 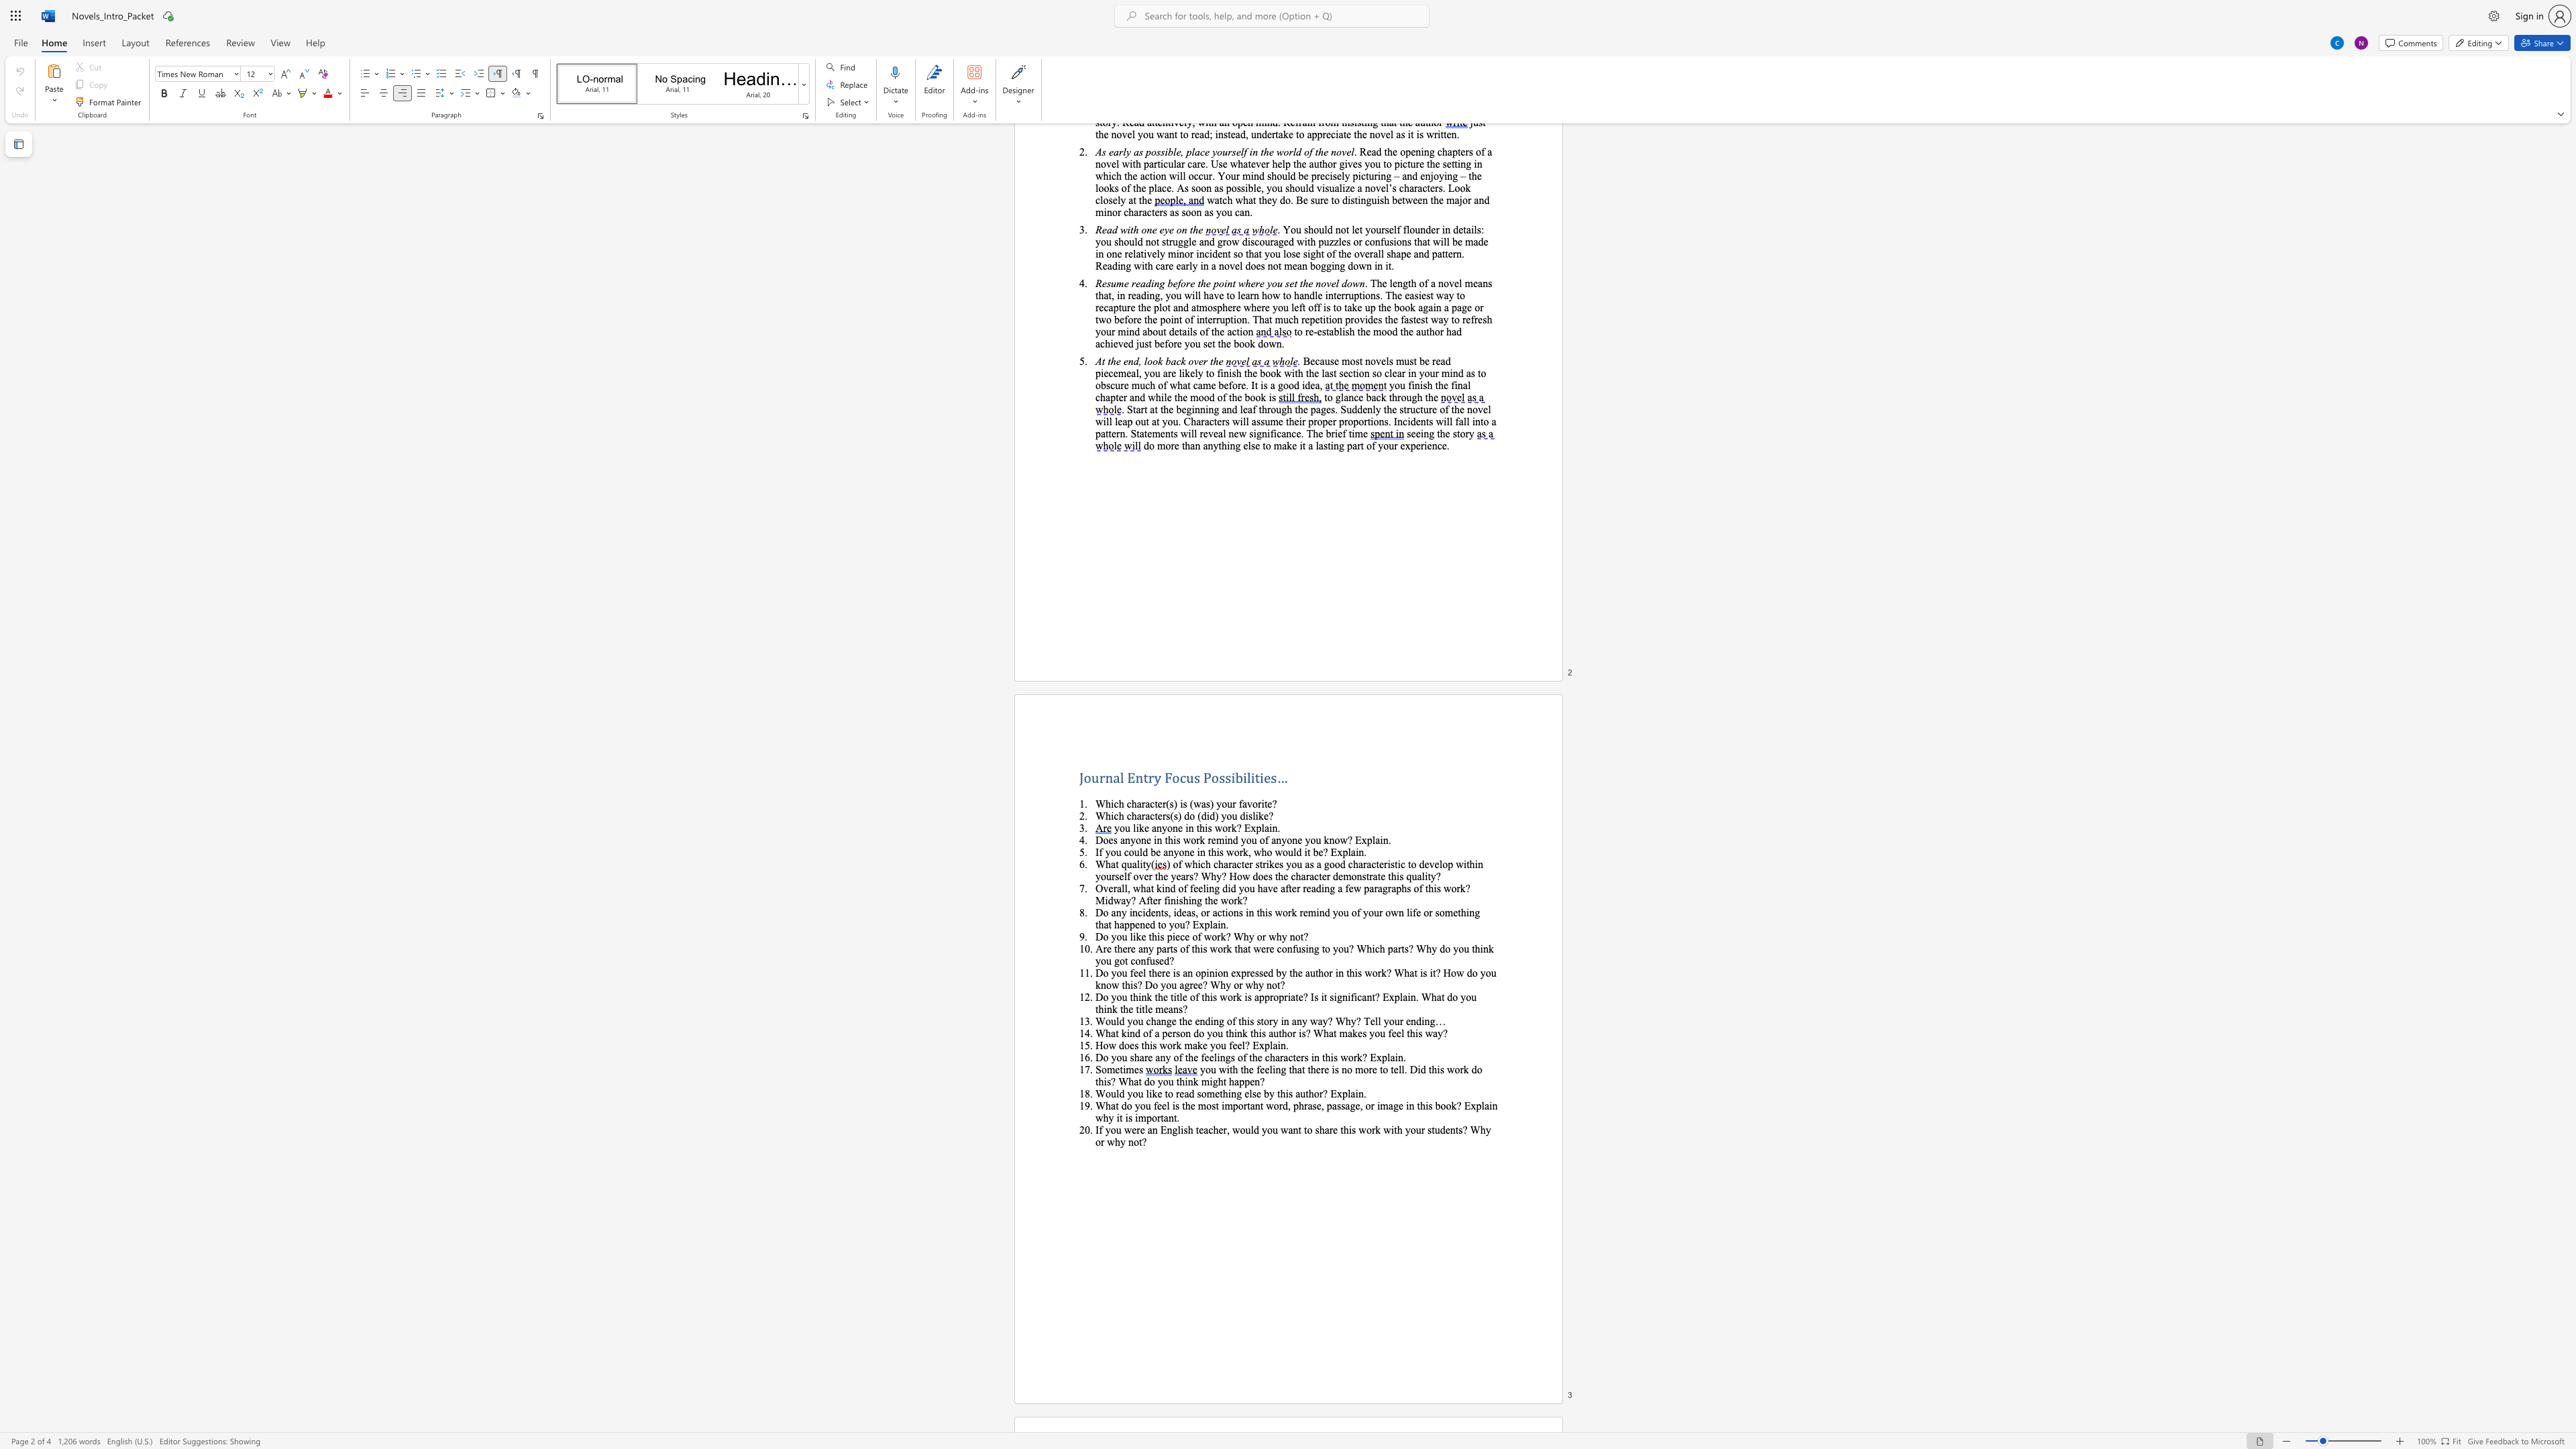 I want to click on the subset text "in" within the text "Does anyone in this work remind you of anyone you know? Explain.", so click(x=1379, y=839).